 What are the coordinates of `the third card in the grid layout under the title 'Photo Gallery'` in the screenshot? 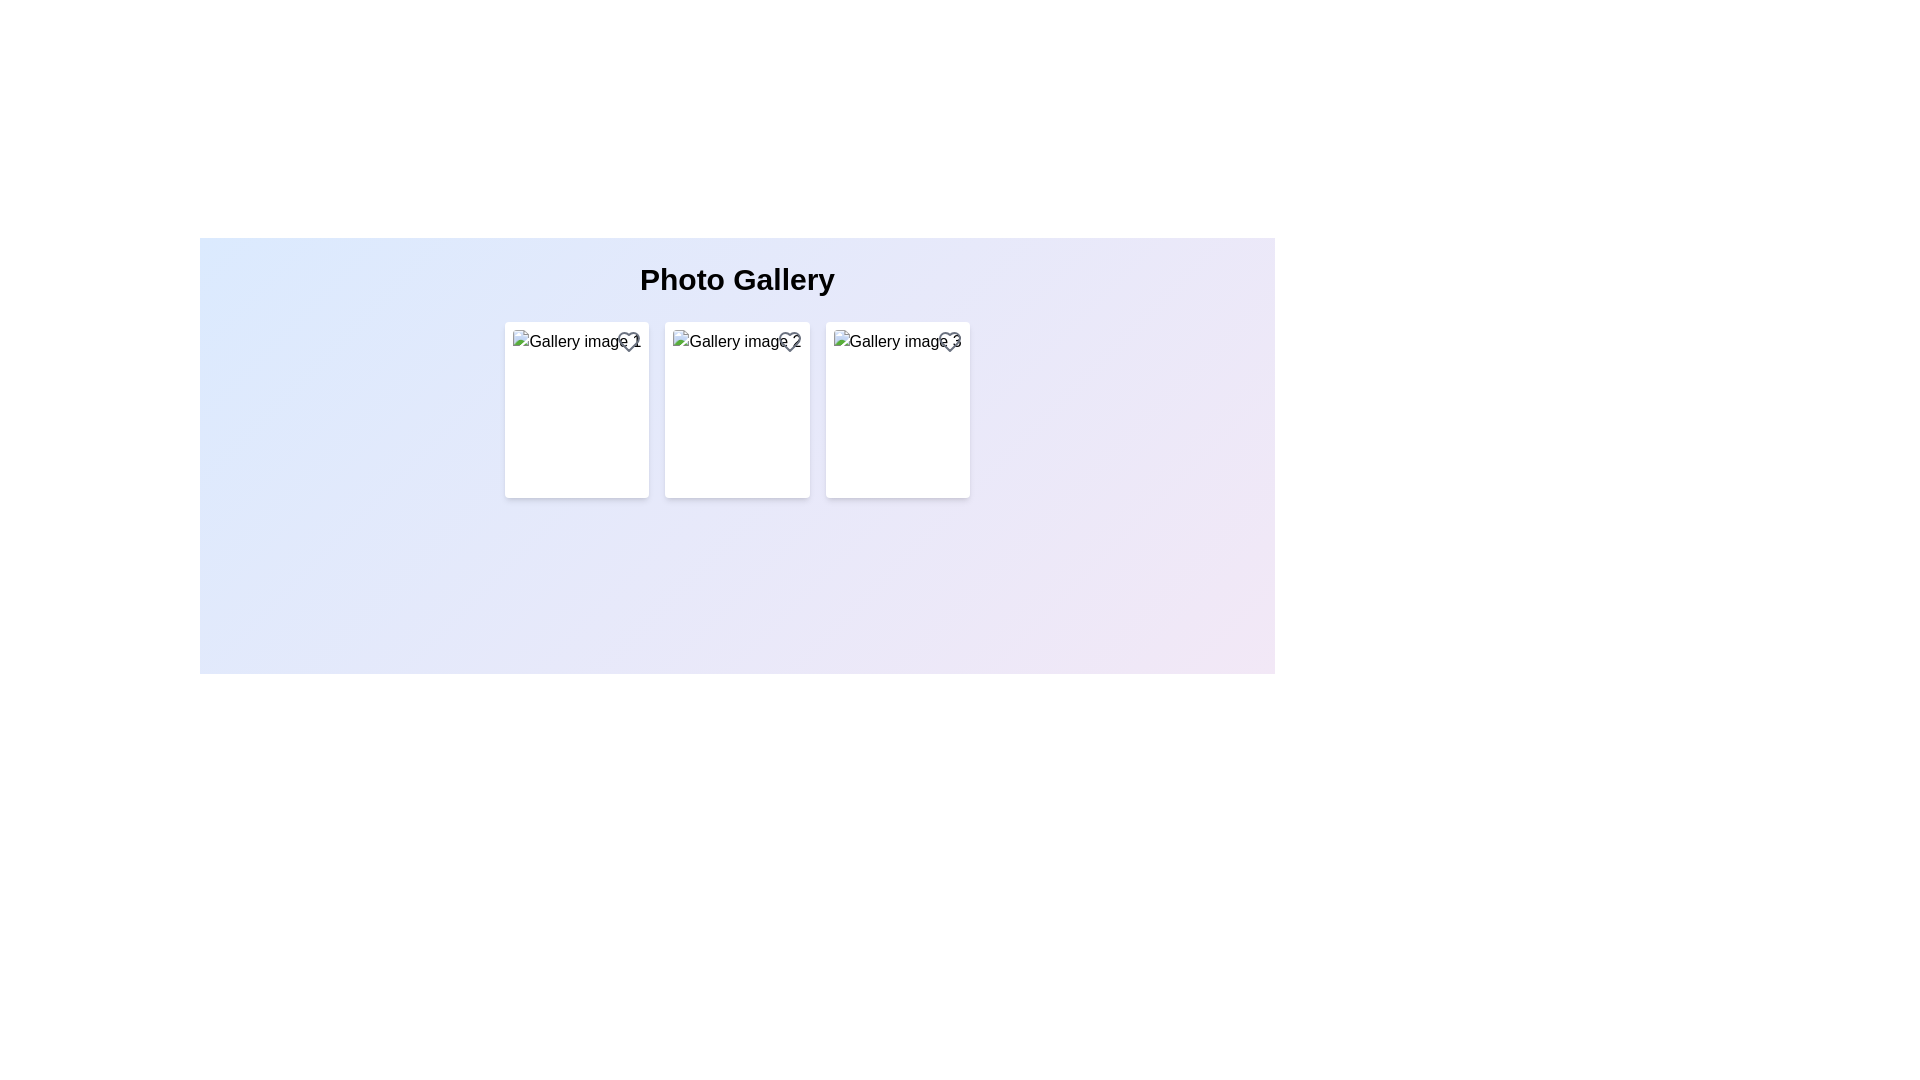 It's located at (896, 408).